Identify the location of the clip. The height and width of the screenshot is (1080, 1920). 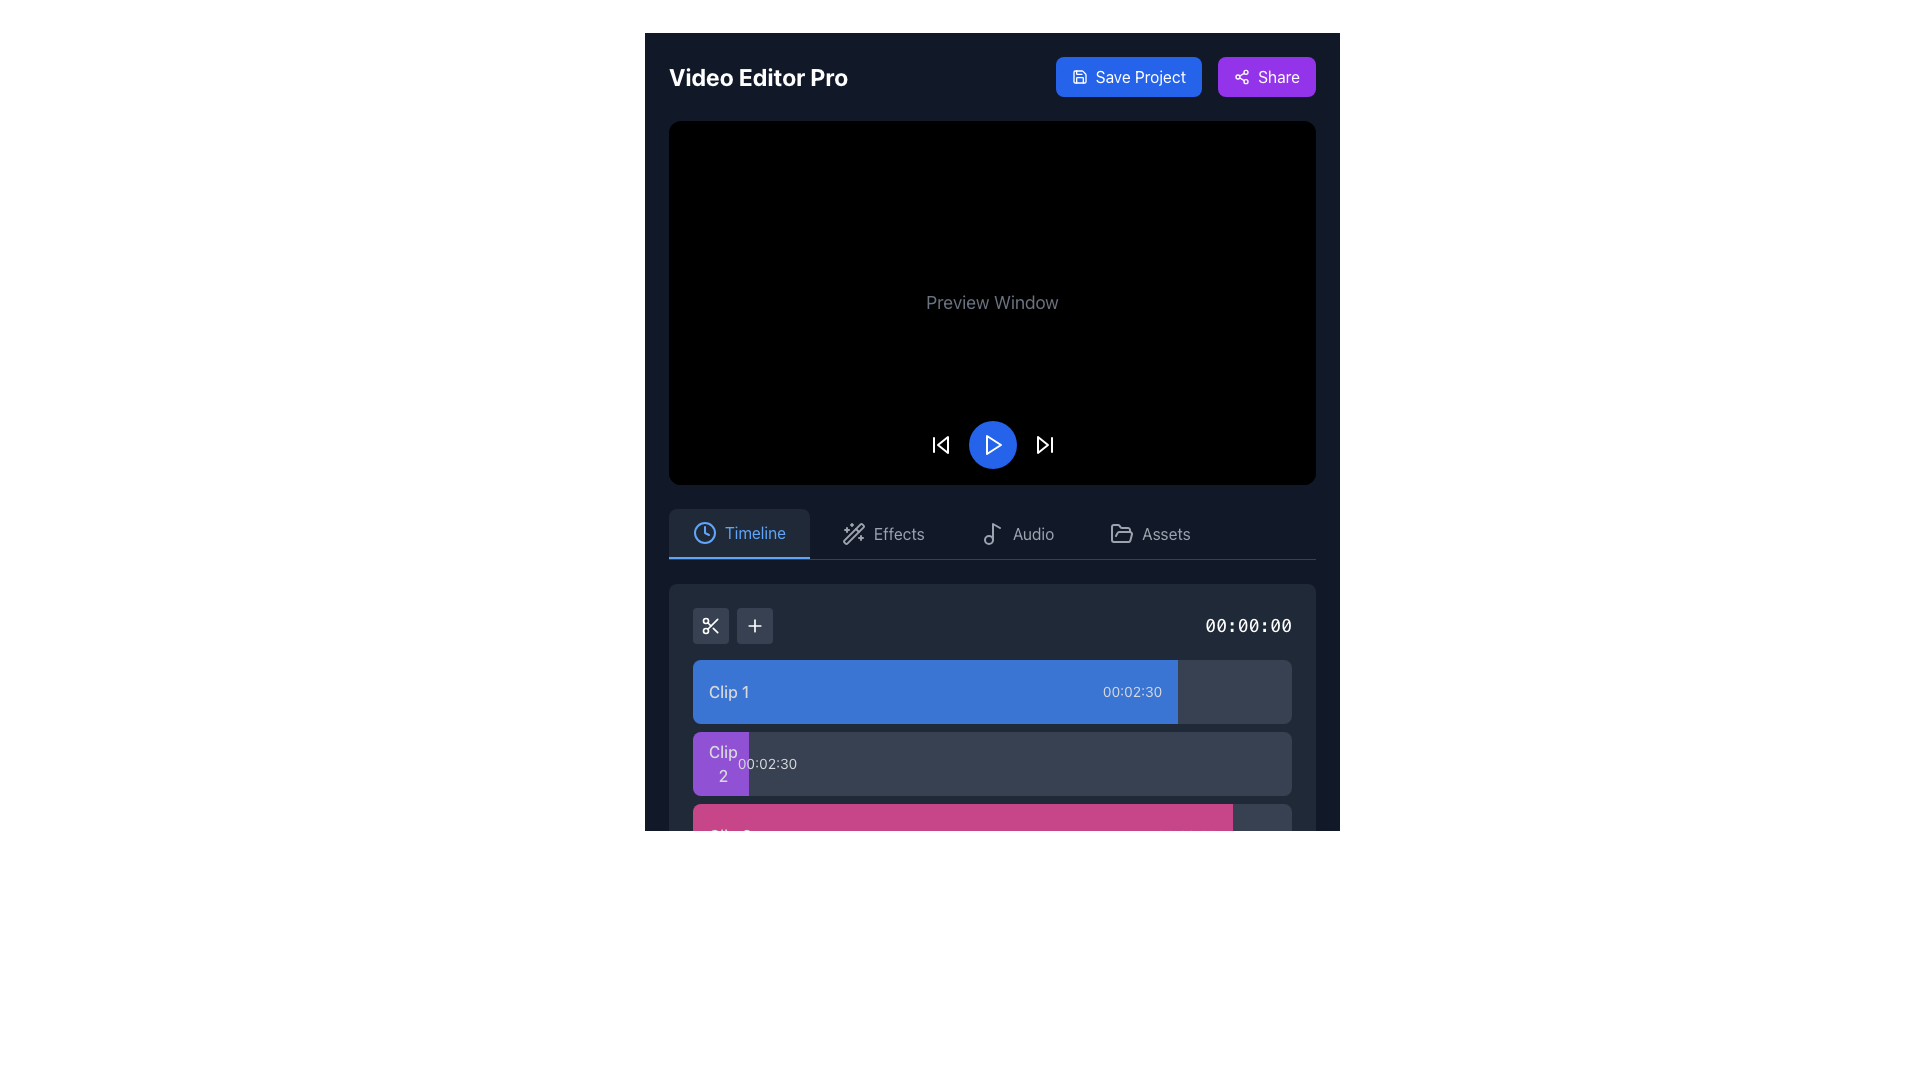
(992, 798).